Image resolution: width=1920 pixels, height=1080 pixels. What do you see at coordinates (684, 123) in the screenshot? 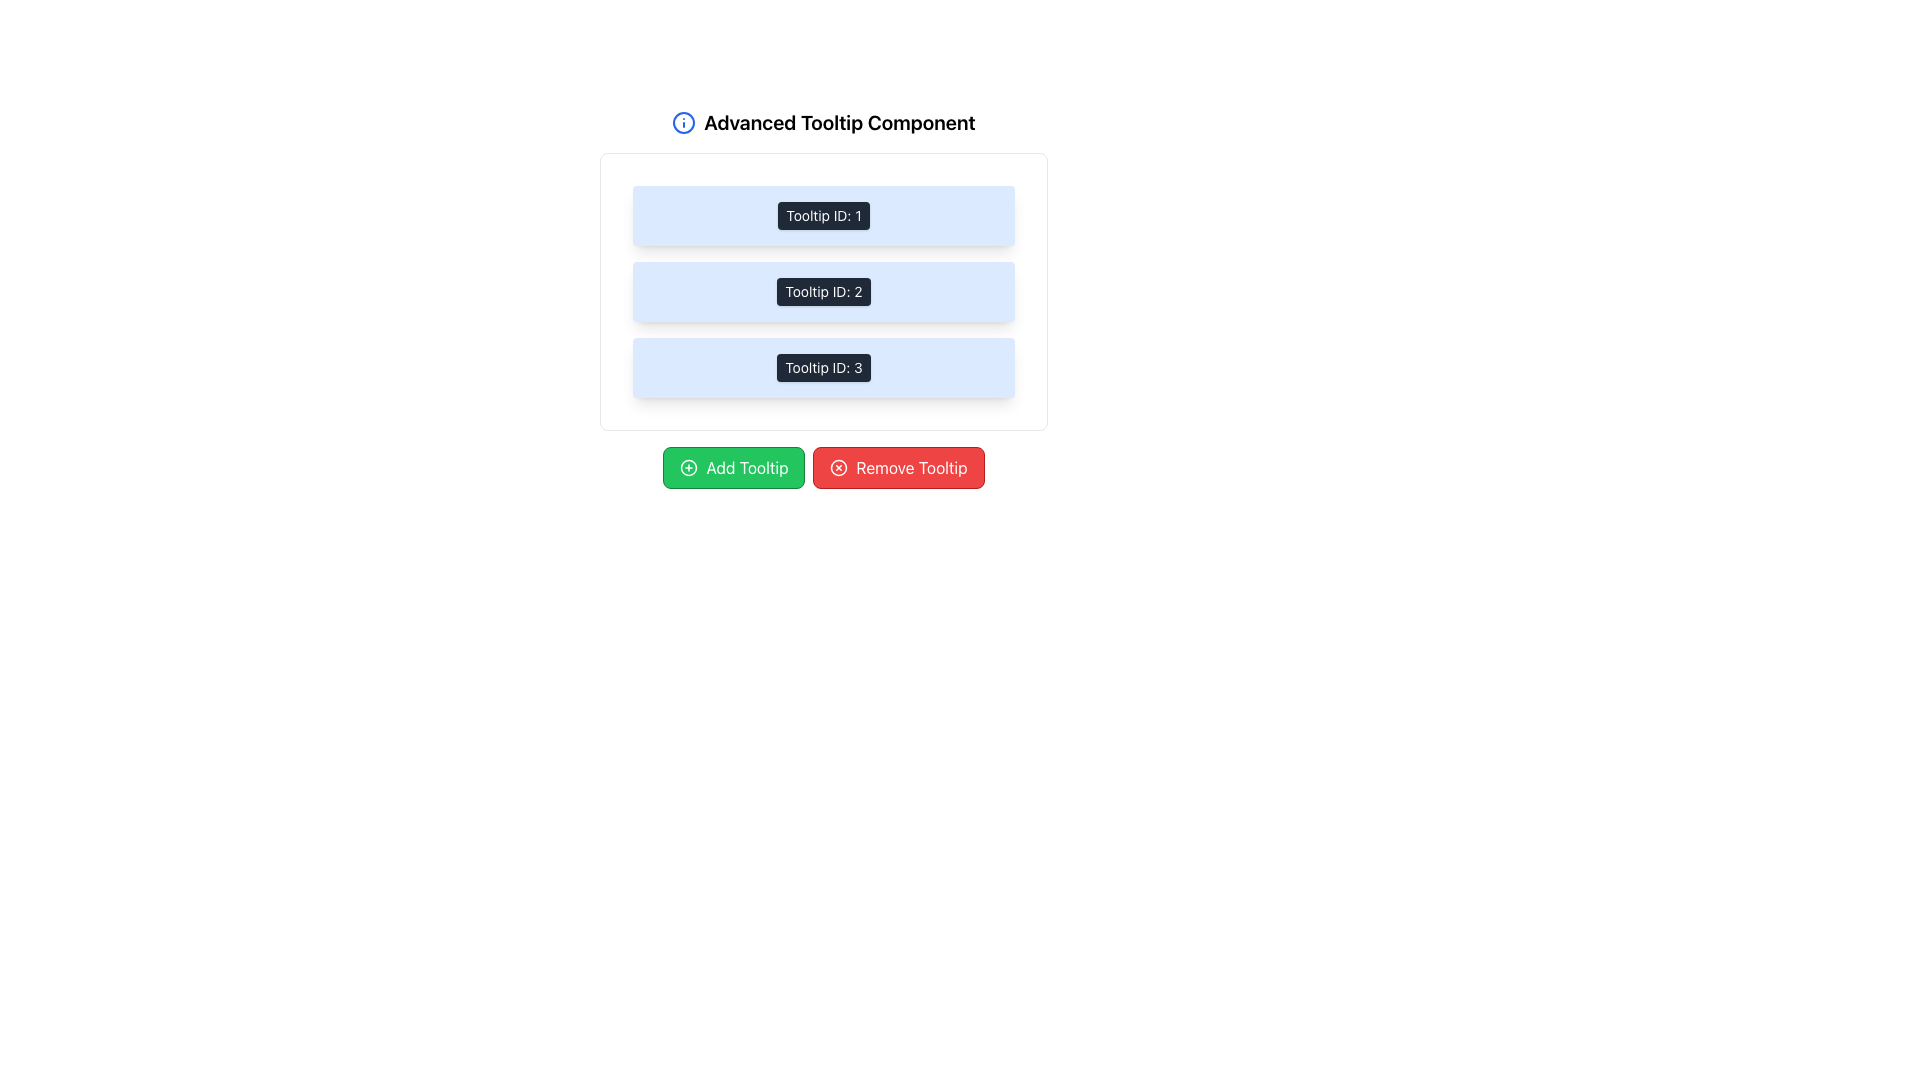
I see `the circular icon with a blue outline, containing a dot and a vertical line, located to the left of the title 'Advanced Tooltip Component'` at bounding box center [684, 123].